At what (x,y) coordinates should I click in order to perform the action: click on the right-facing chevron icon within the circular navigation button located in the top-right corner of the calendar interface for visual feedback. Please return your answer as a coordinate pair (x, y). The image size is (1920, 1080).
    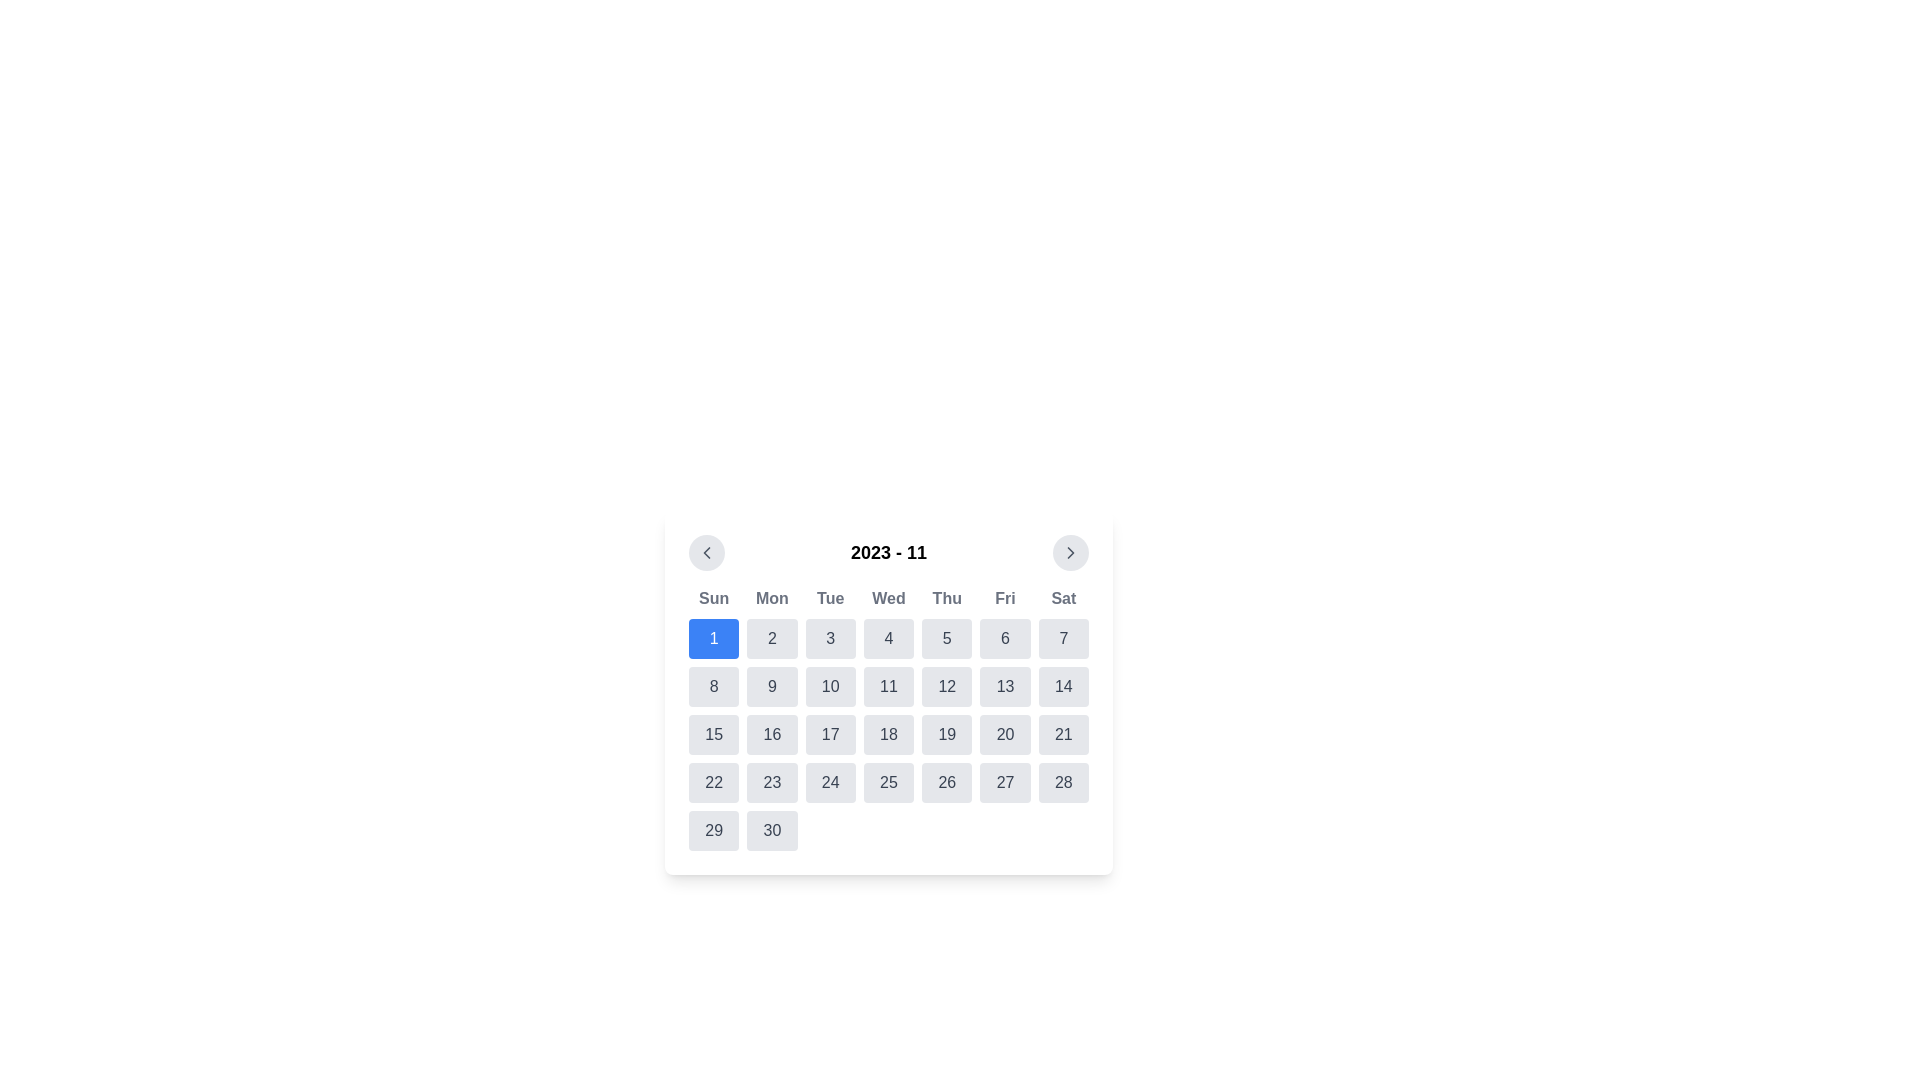
    Looking at the image, I should click on (1069, 552).